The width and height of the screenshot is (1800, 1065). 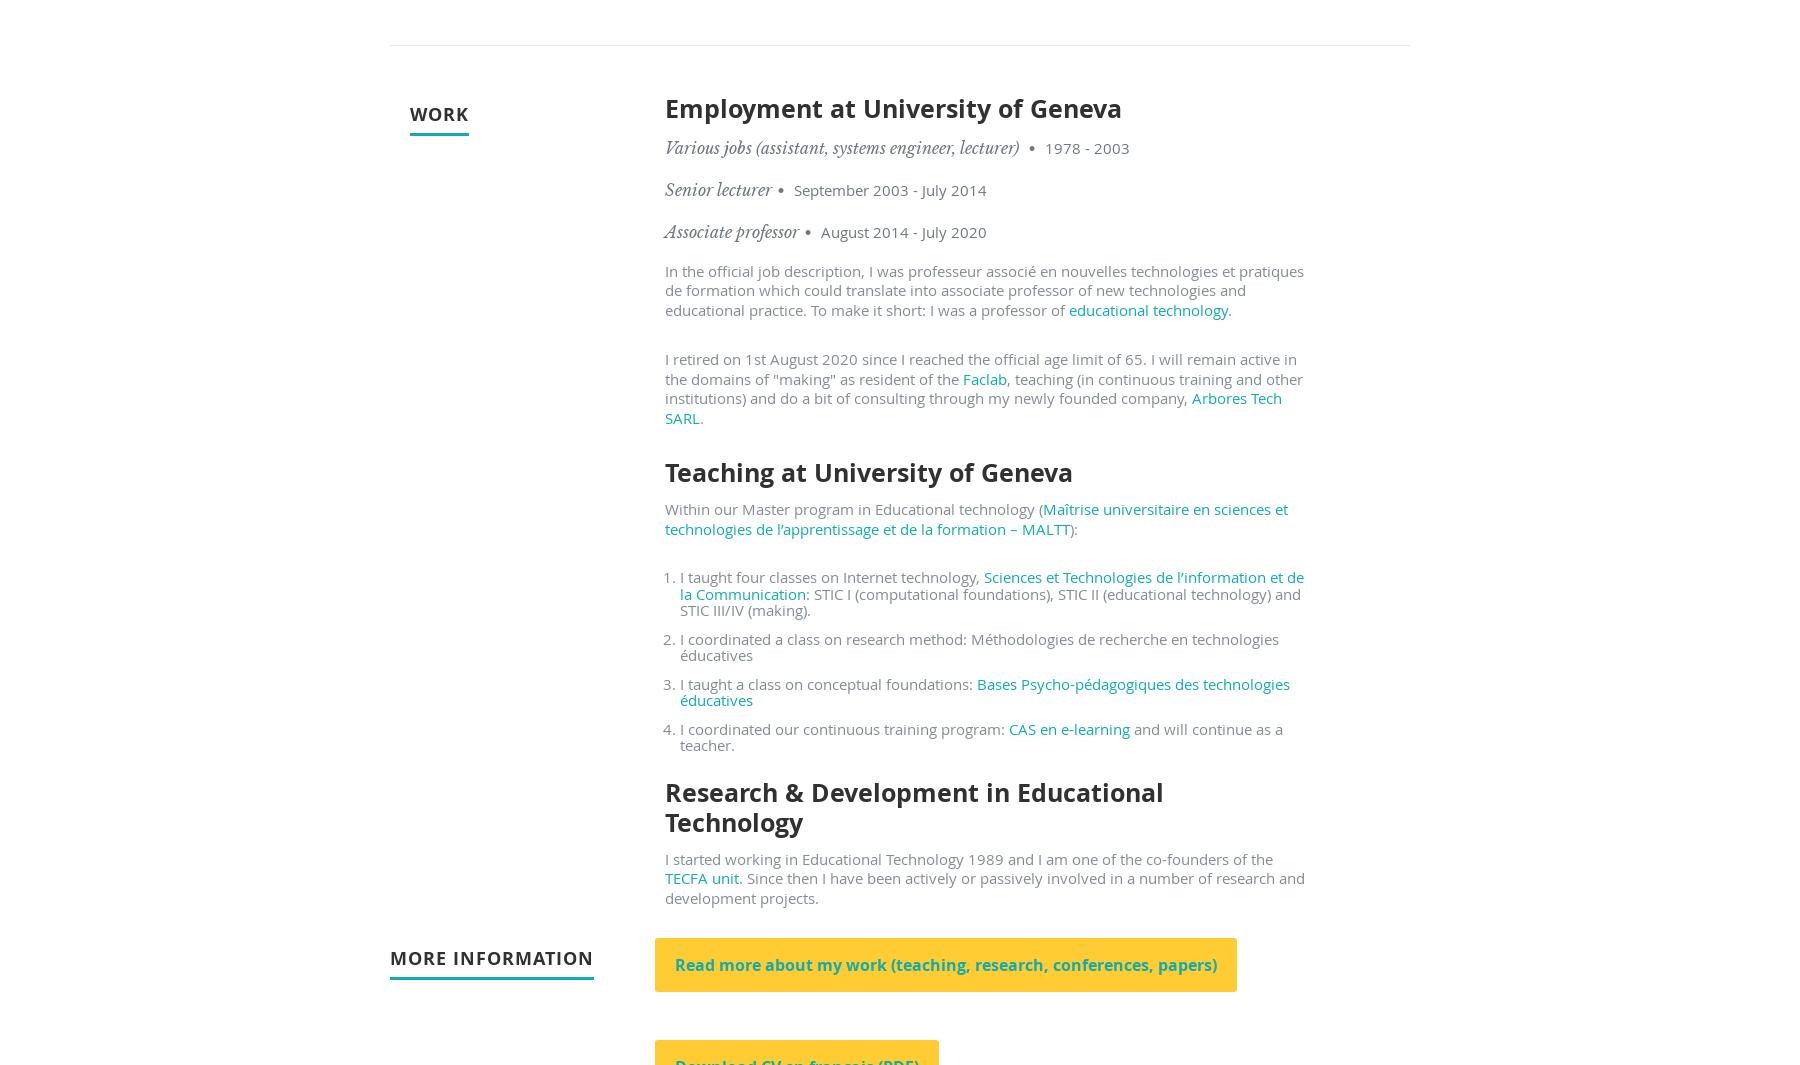 What do you see at coordinates (820, 229) in the screenshot?
I see `'August 2014 - July 2020'` at bounding box center [820, 229].